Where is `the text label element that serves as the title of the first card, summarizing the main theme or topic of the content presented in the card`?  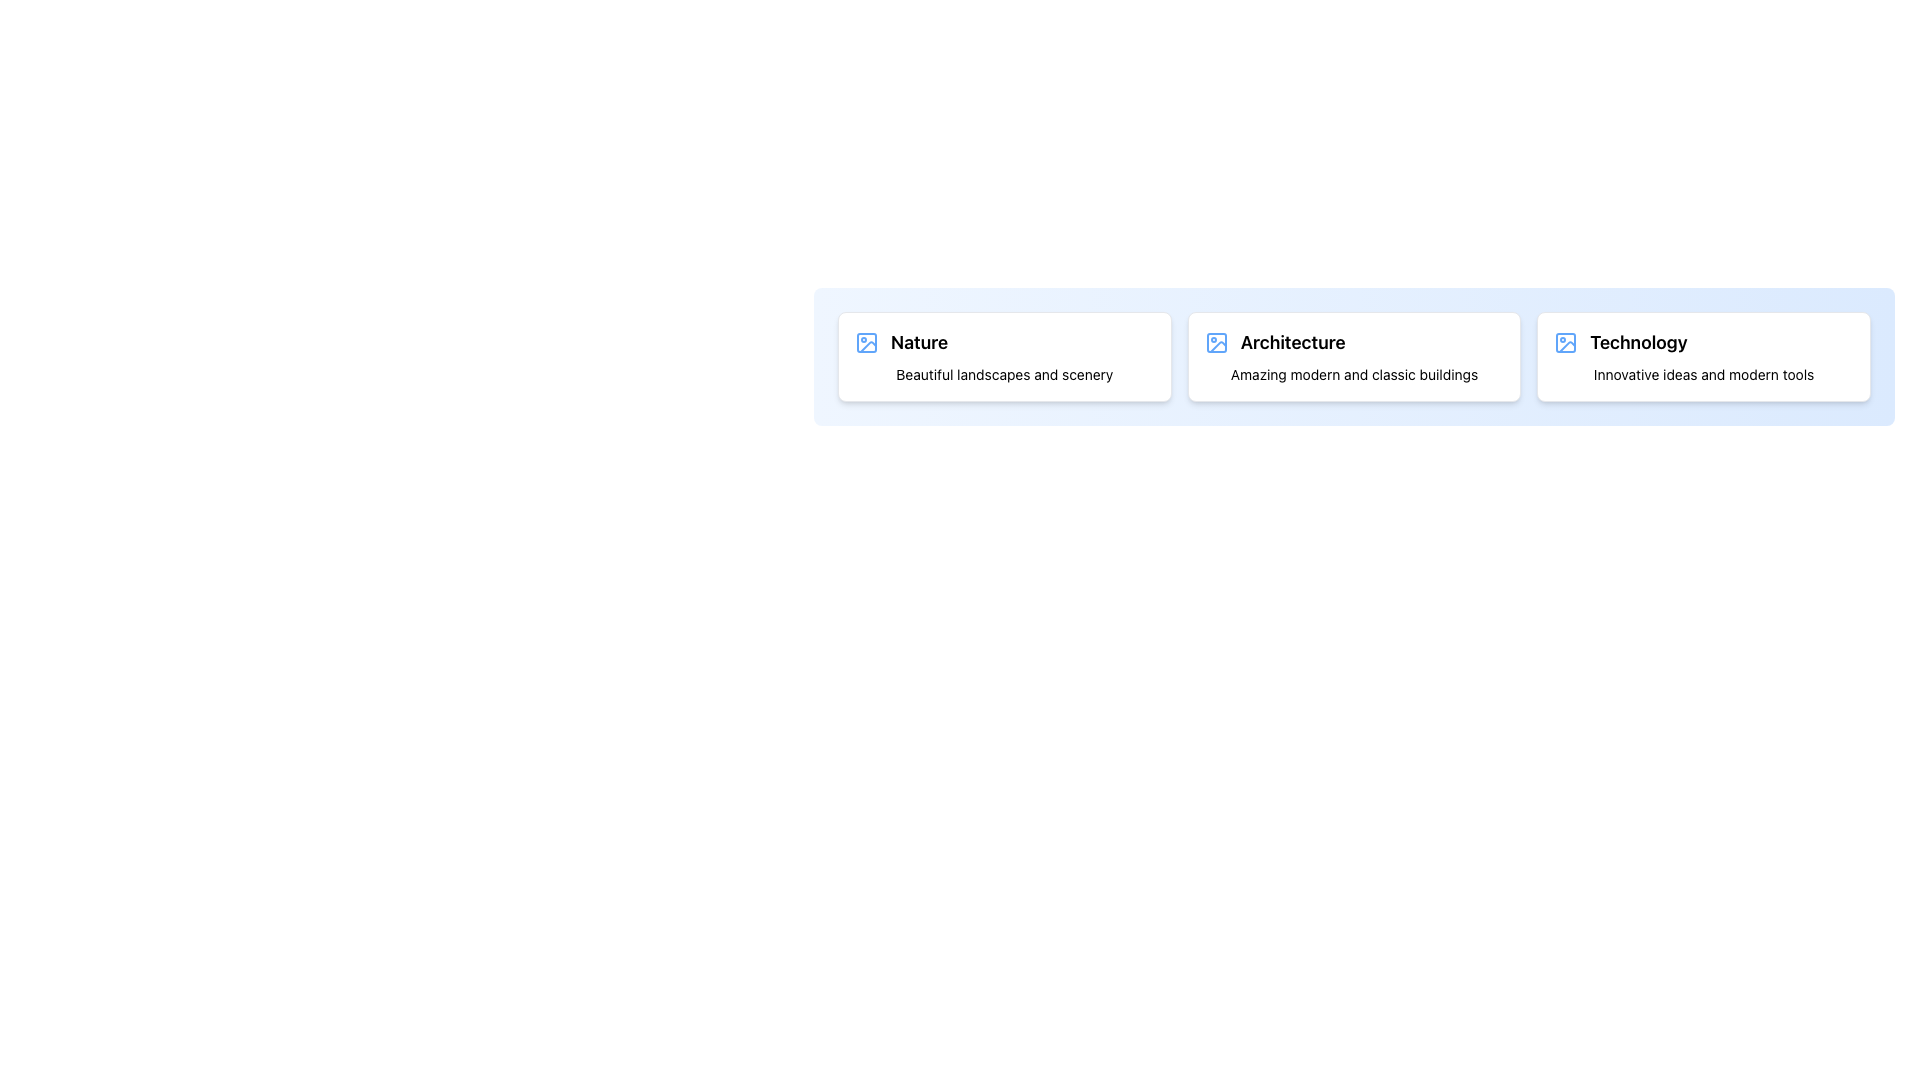 the text label element that serves as the title of the first card, summarizing the main theme or topic of the content presented in the card is located at coordinates (918, 342).